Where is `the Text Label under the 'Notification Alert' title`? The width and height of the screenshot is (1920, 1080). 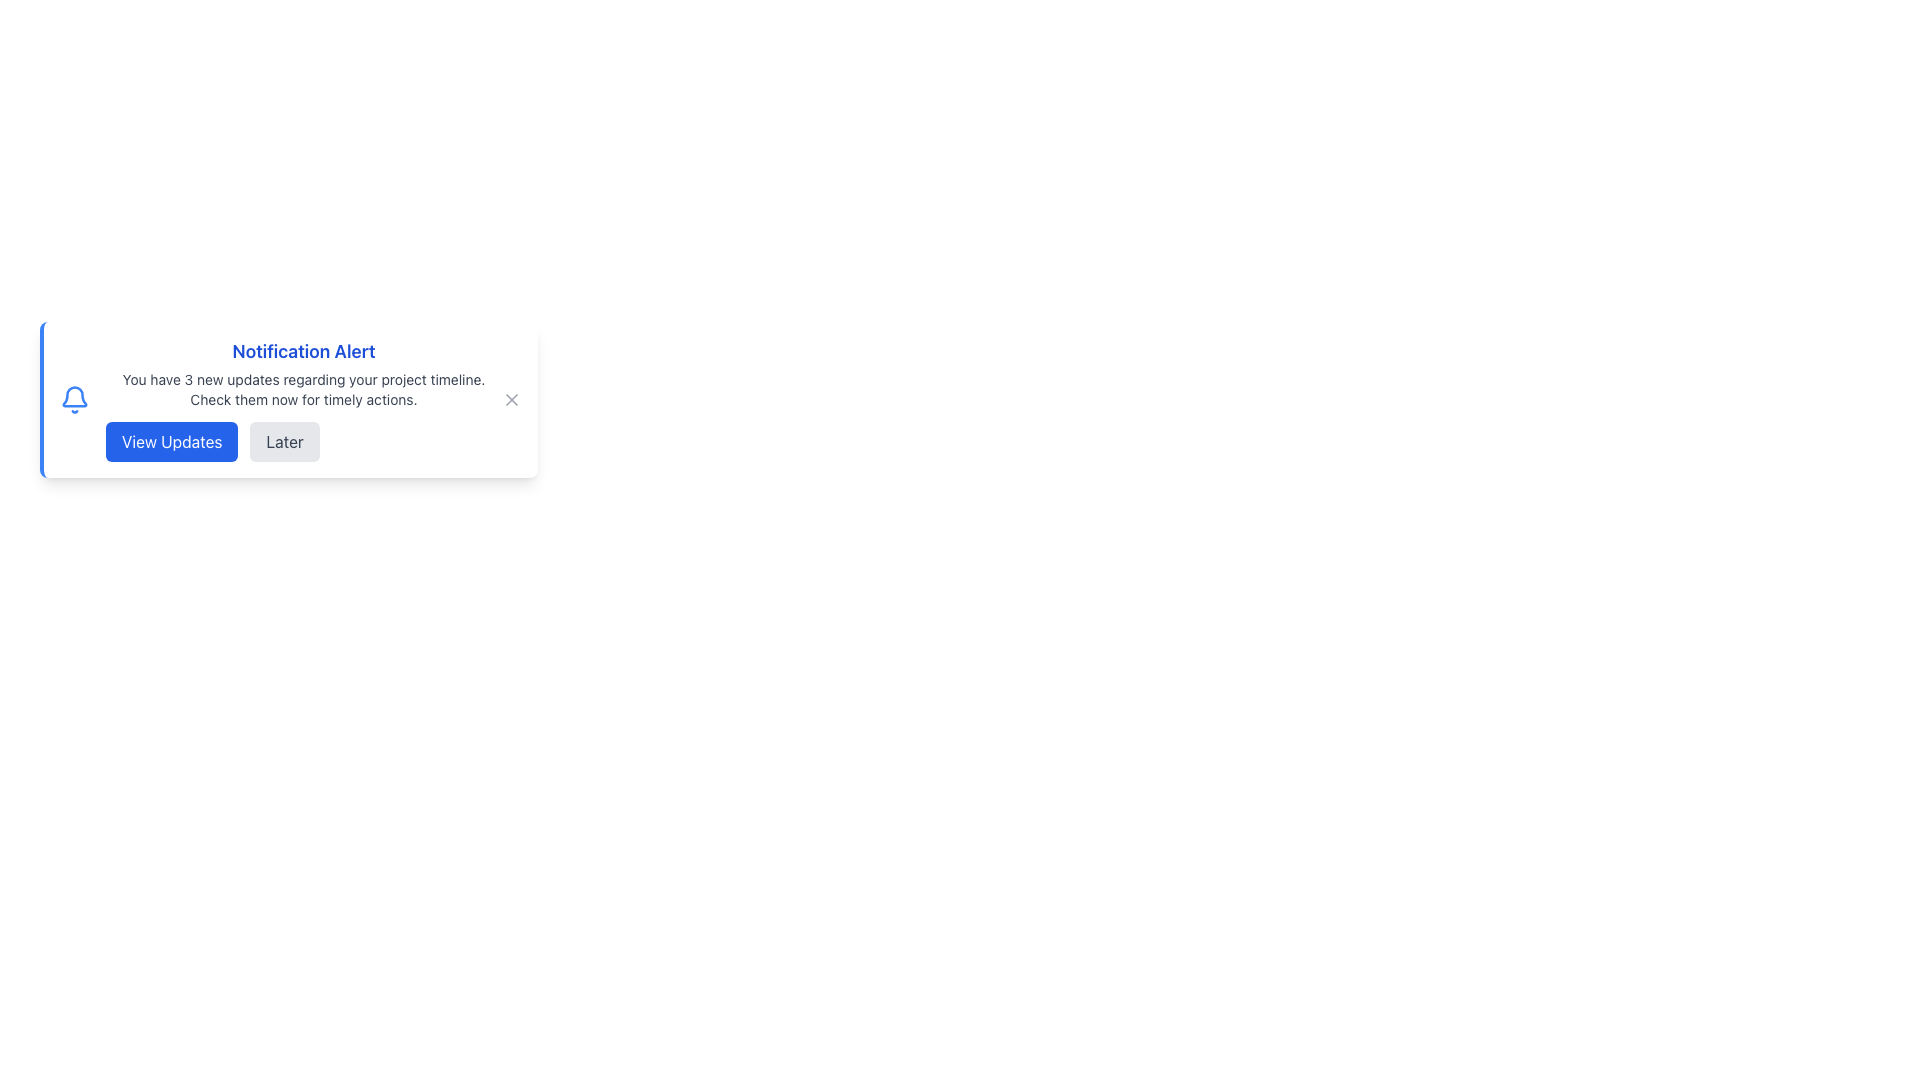
the Text Label under the 'Notification Alert' title is located at coordinates (302, 389).